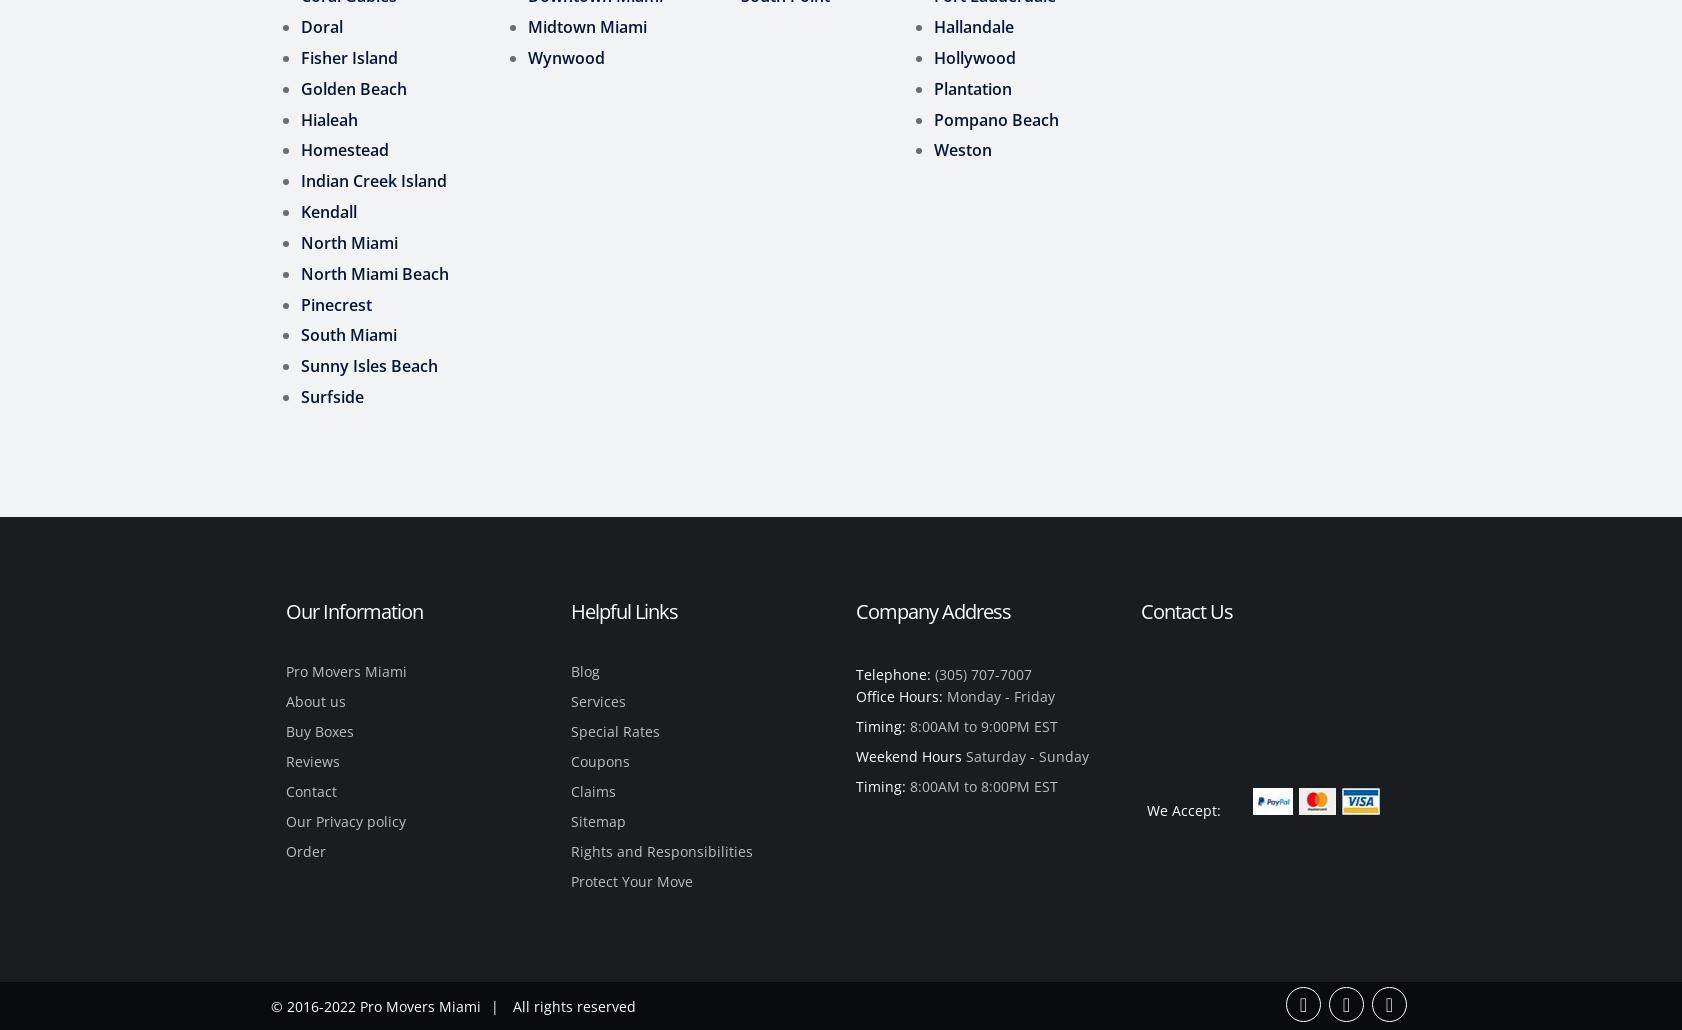  Describe the element at coordinates (587, 25) in the screenshot. I see `'Midtown Miami'` at that location.